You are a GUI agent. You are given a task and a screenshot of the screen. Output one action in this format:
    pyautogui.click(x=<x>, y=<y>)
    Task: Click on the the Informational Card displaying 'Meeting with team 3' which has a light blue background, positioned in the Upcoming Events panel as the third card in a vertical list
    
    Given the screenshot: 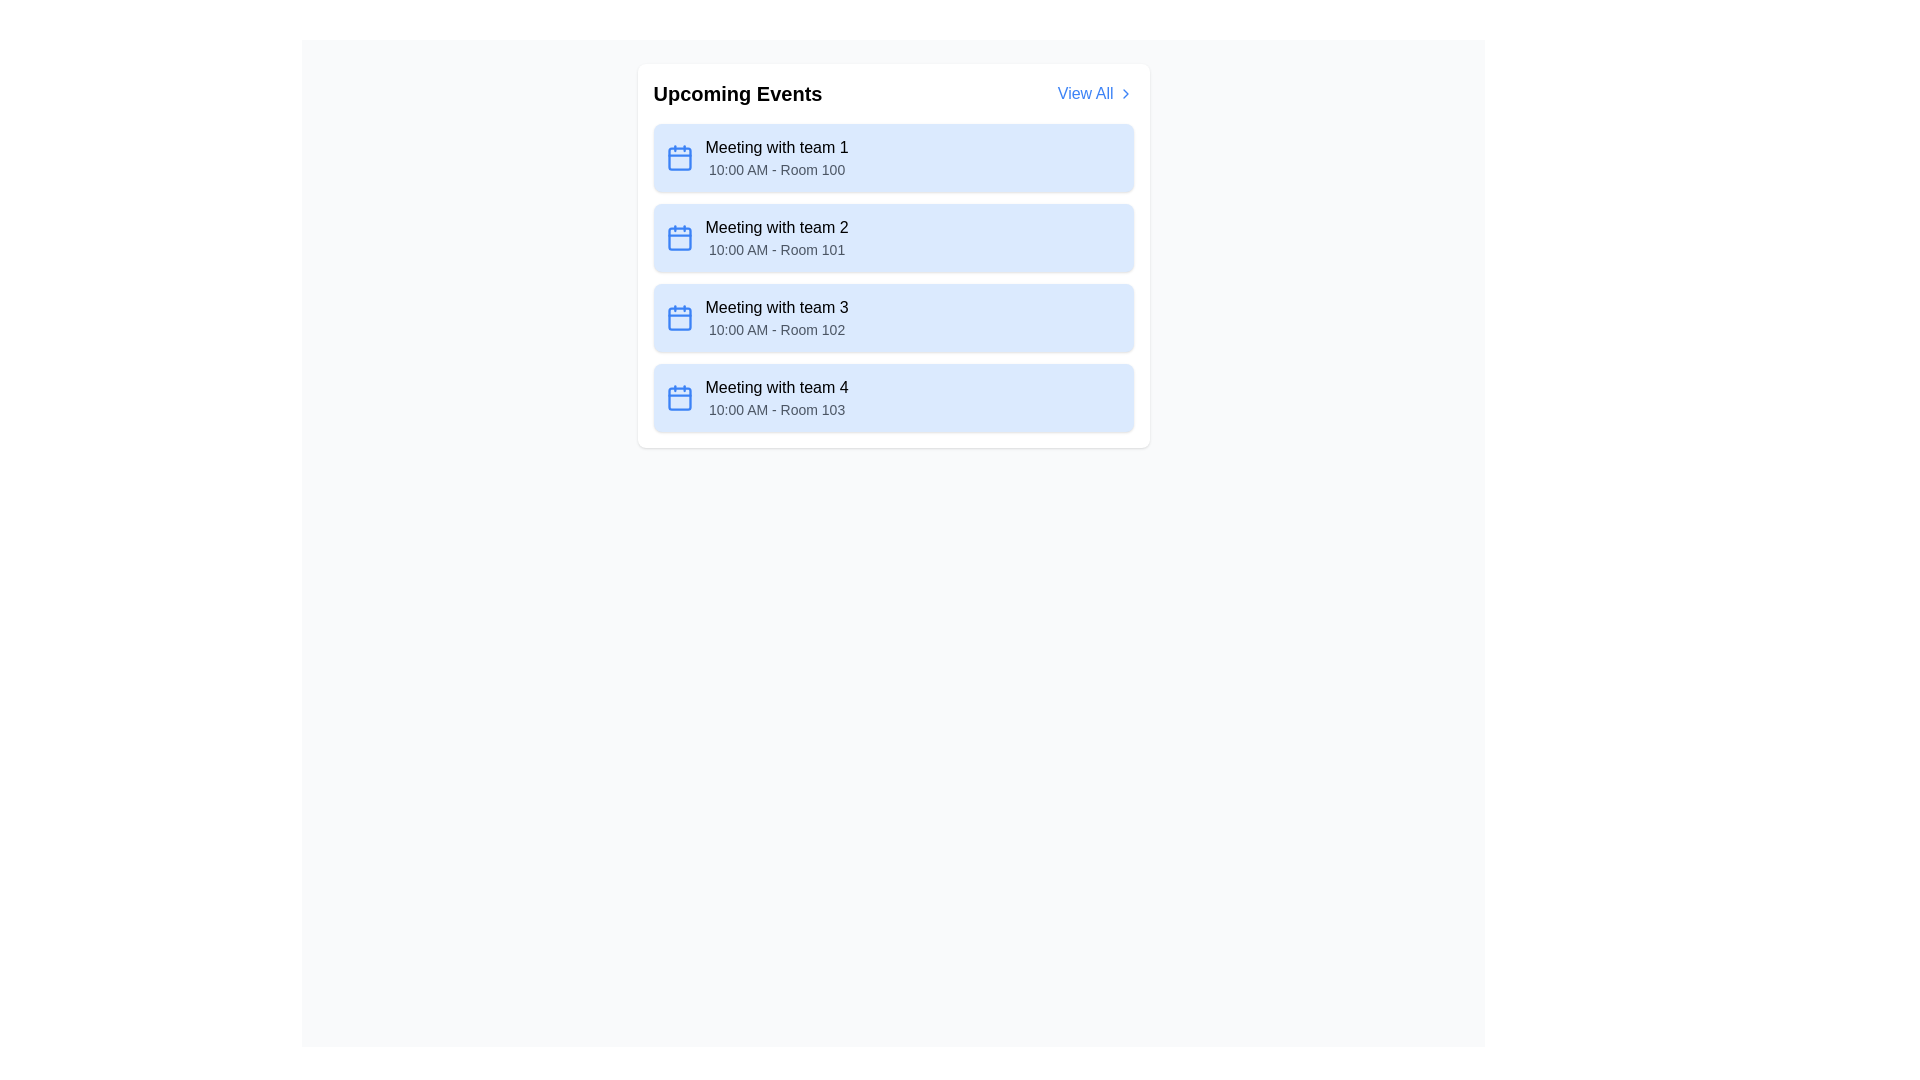 What is the action you would take?
    pyautogui.click(x=892, y=316)
    